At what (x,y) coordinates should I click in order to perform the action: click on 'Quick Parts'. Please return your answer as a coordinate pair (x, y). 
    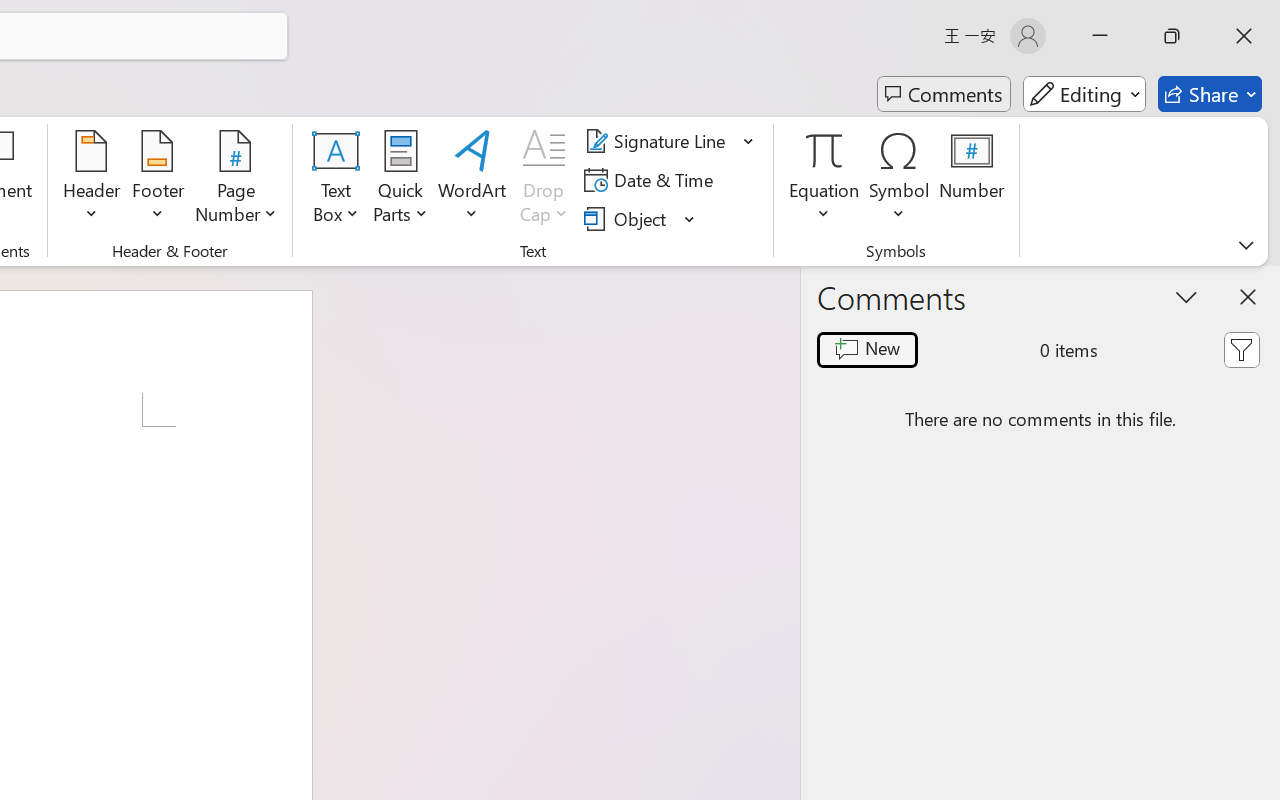
    Looking at the image, I should click on (400, 179).